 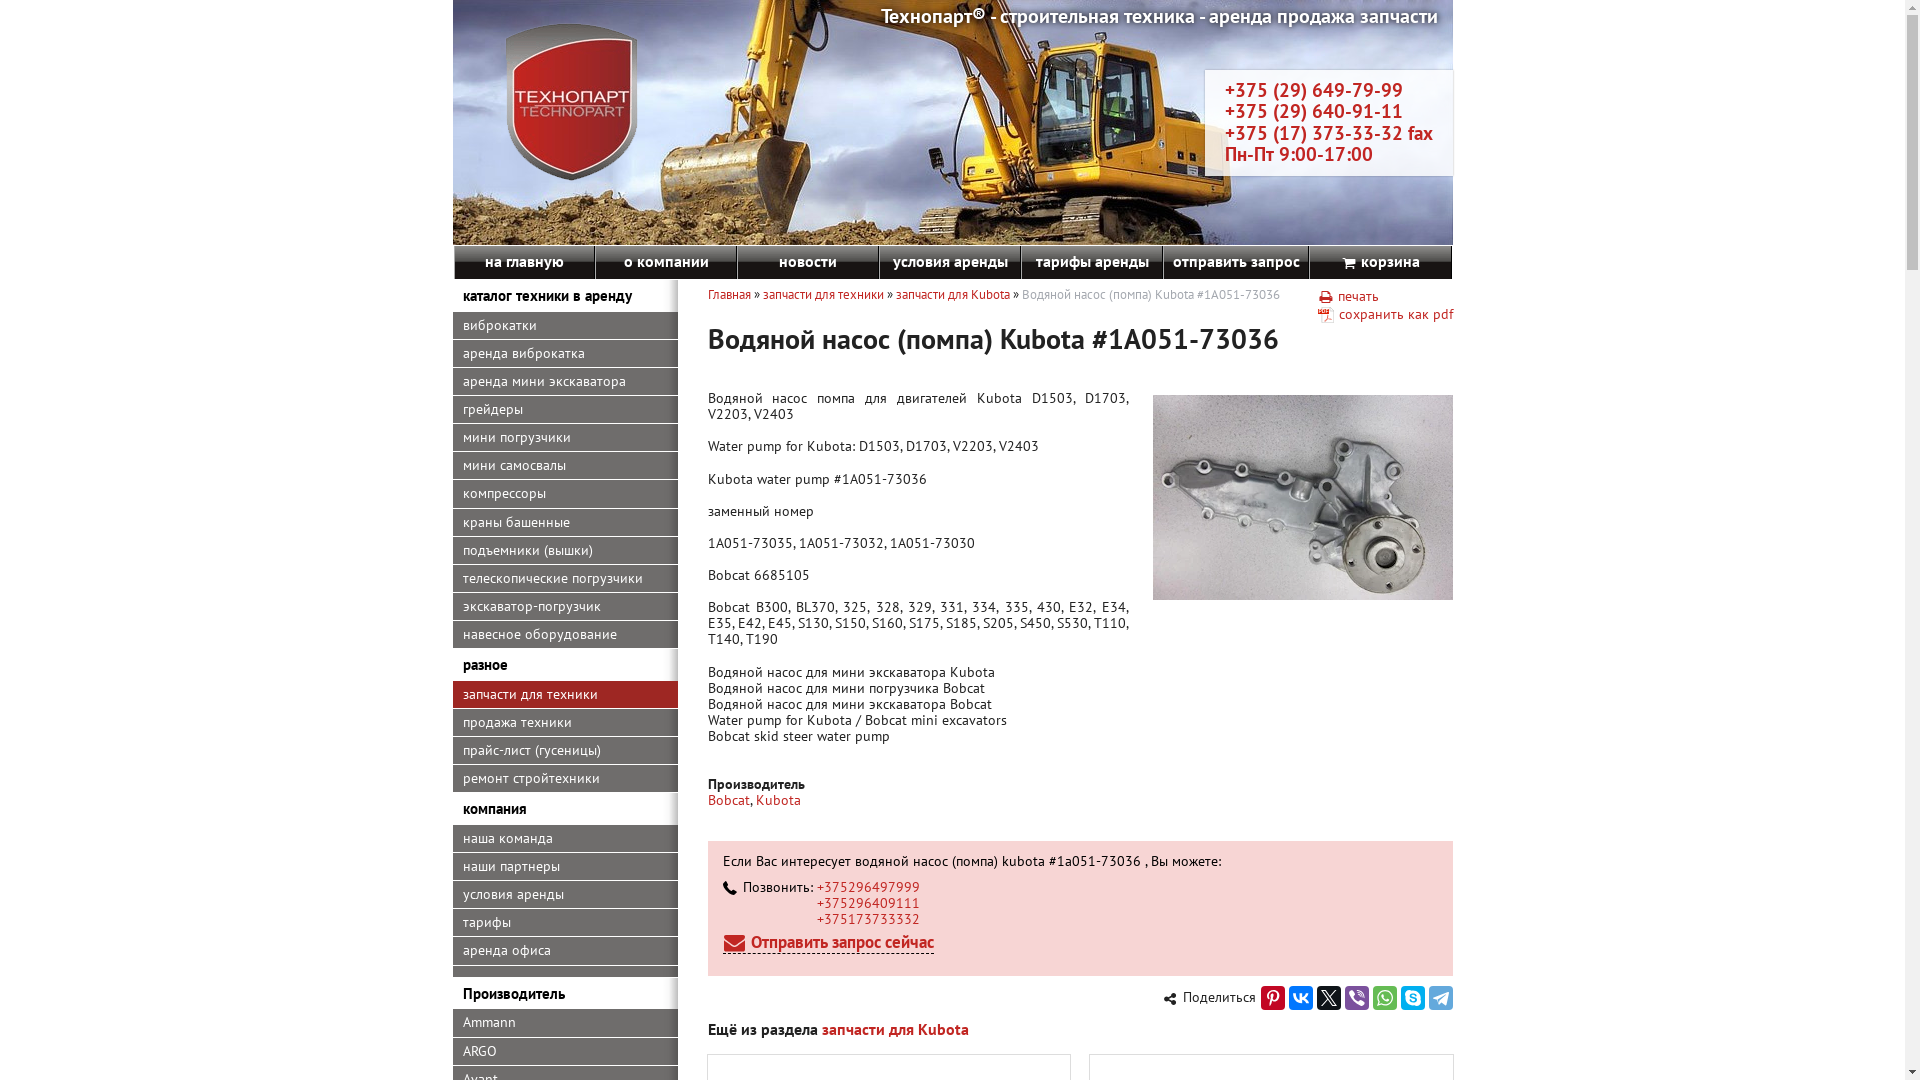 I want to click on 'Ammann', so click(x=563, y=1022).